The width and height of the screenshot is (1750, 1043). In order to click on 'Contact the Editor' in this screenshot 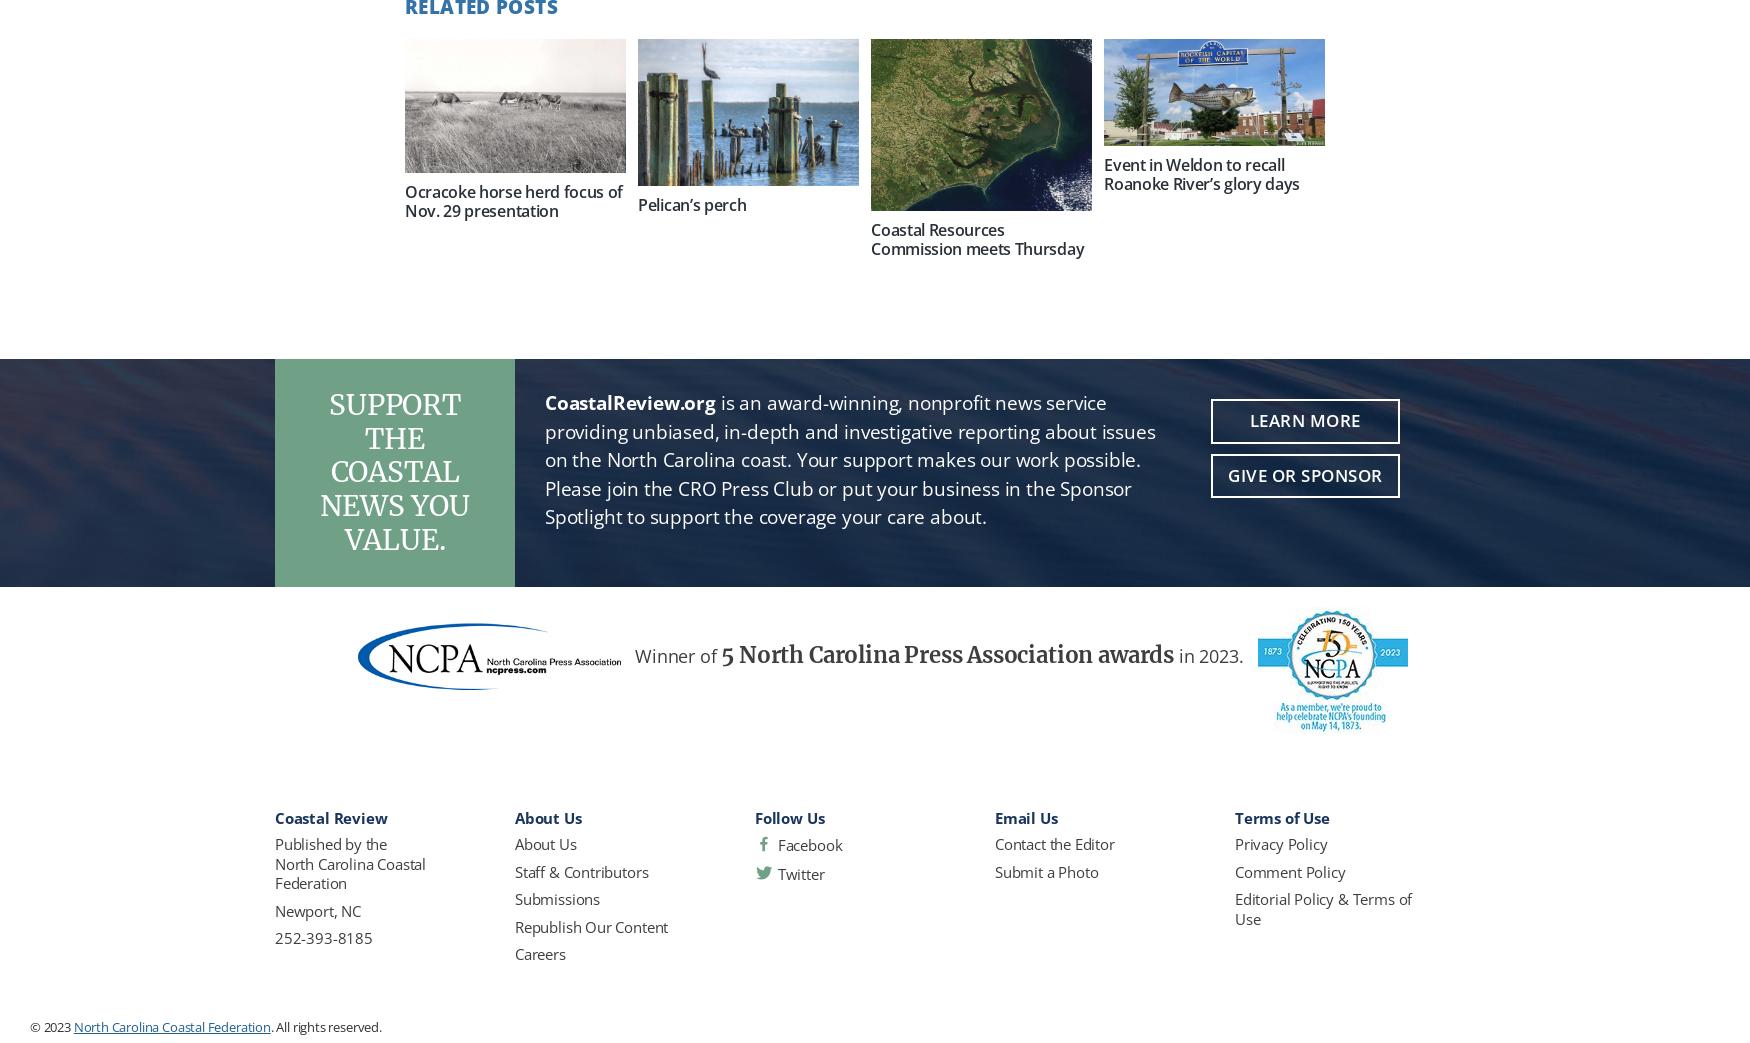, I will do `click(1053, 843)`.